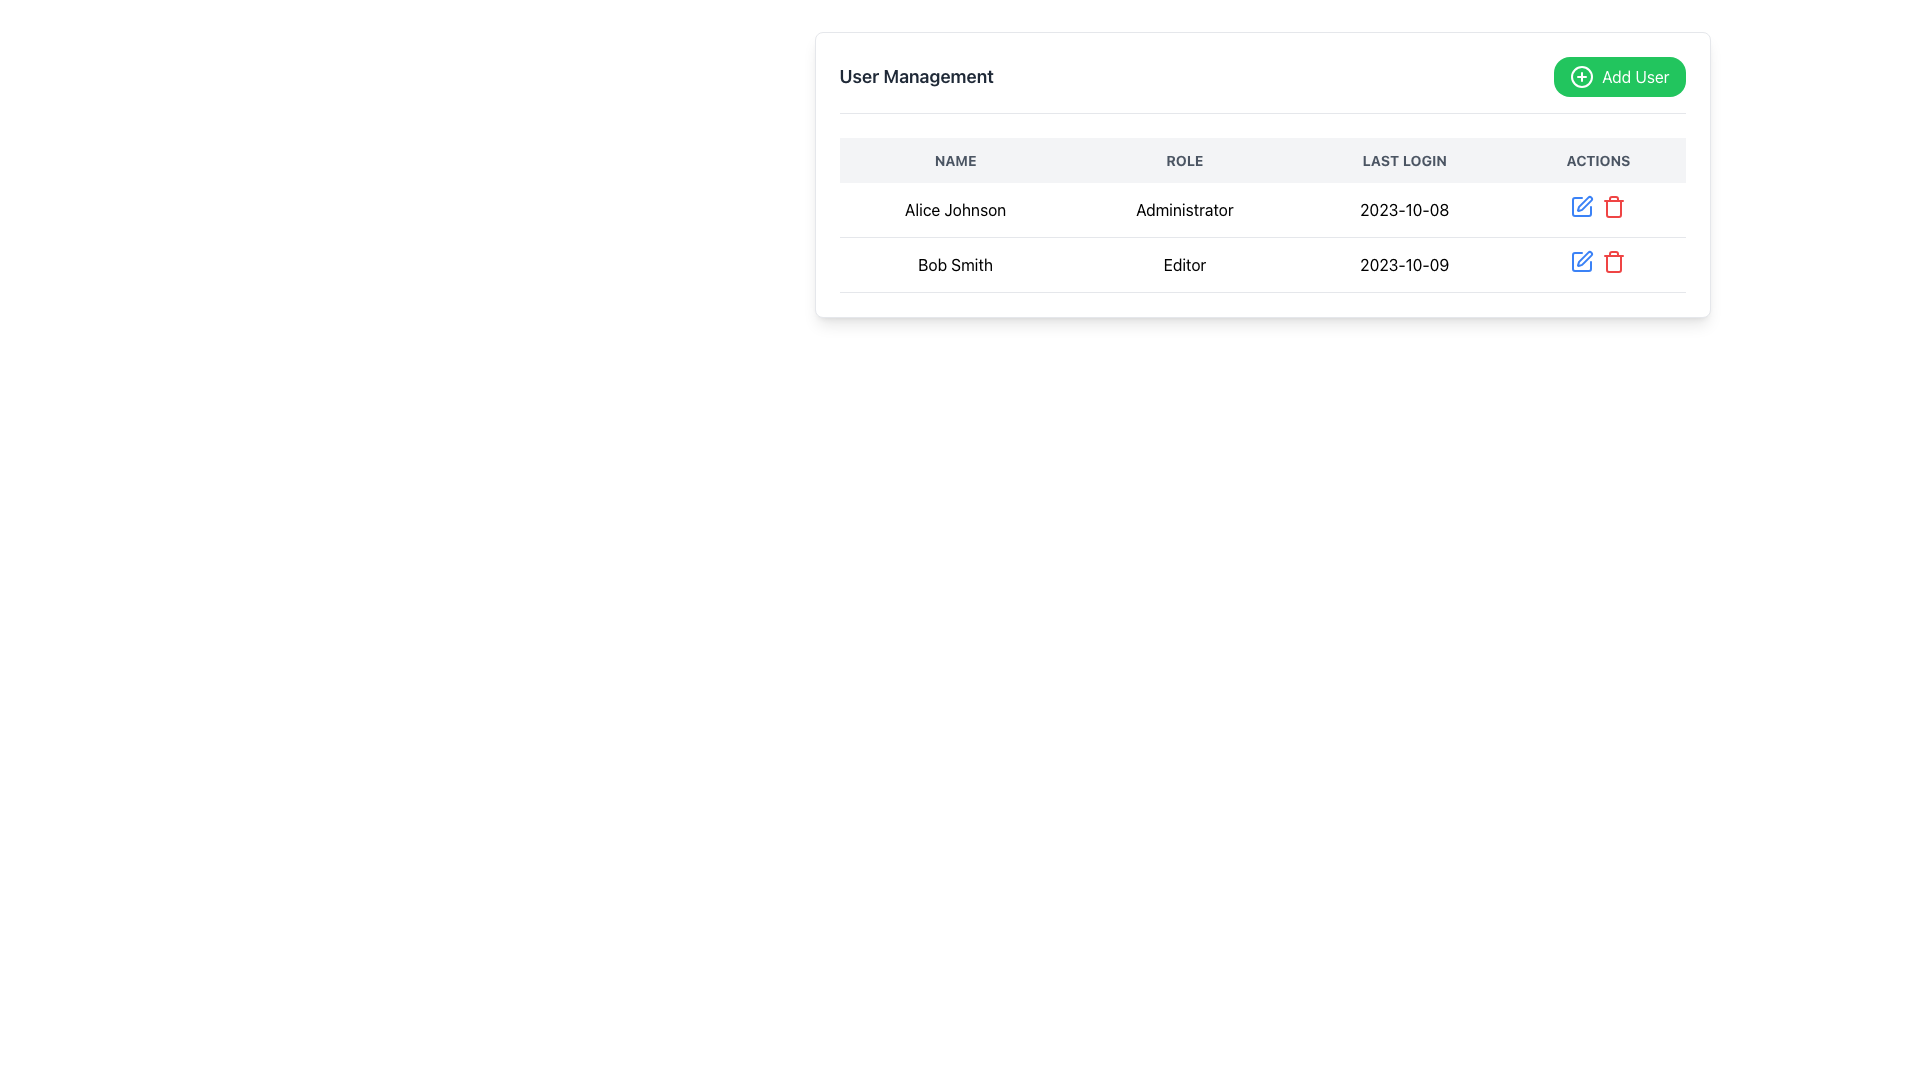 The width and height of the screenshot is (1920, 1080). What do you see at coordinates (1581, 261) in the screenshot?
I see `the edit icon in the 'Actions' column of the table for the row associated with 'Bob Smith' to bring up the editor` at bounding box center [1581, 261].